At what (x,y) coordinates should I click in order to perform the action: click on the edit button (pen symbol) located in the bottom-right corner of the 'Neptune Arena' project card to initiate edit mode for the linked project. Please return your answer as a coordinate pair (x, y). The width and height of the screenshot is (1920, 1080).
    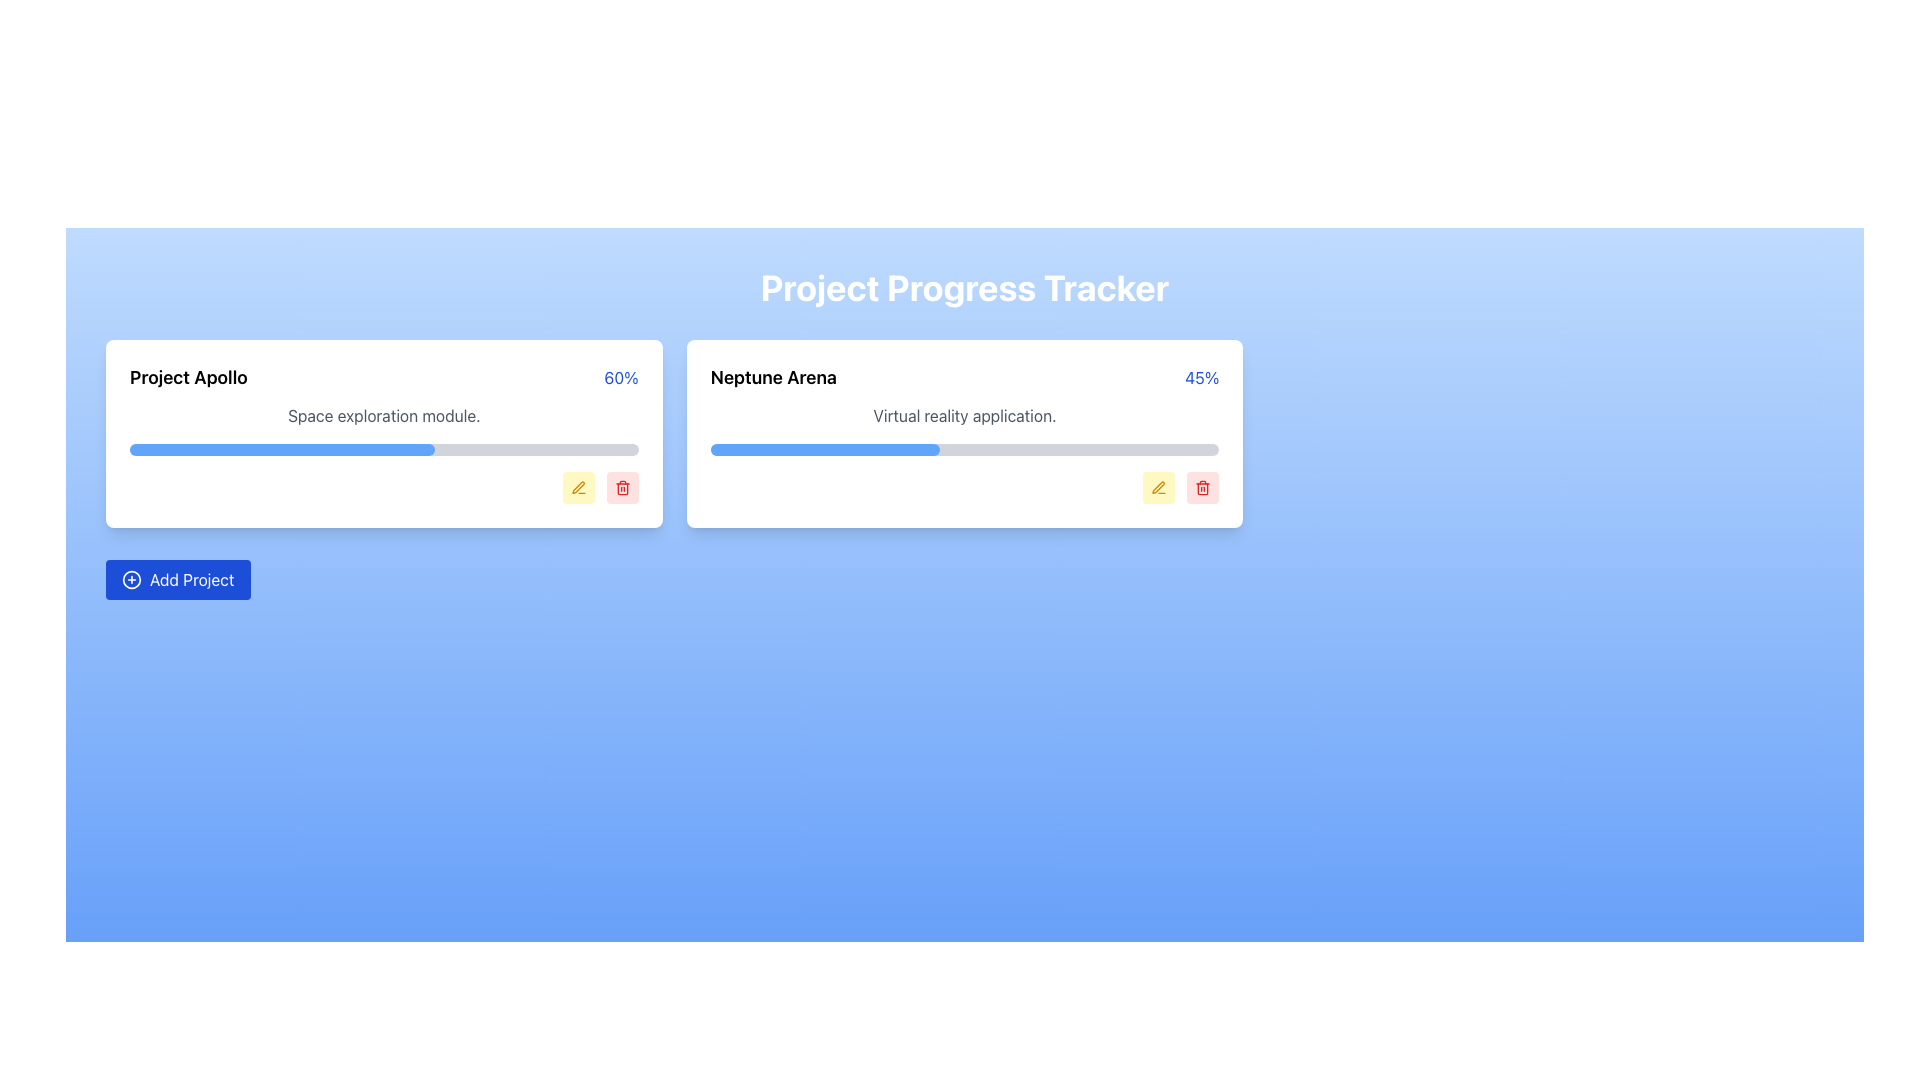
    Looking at the image, I should click on (1157, 486).